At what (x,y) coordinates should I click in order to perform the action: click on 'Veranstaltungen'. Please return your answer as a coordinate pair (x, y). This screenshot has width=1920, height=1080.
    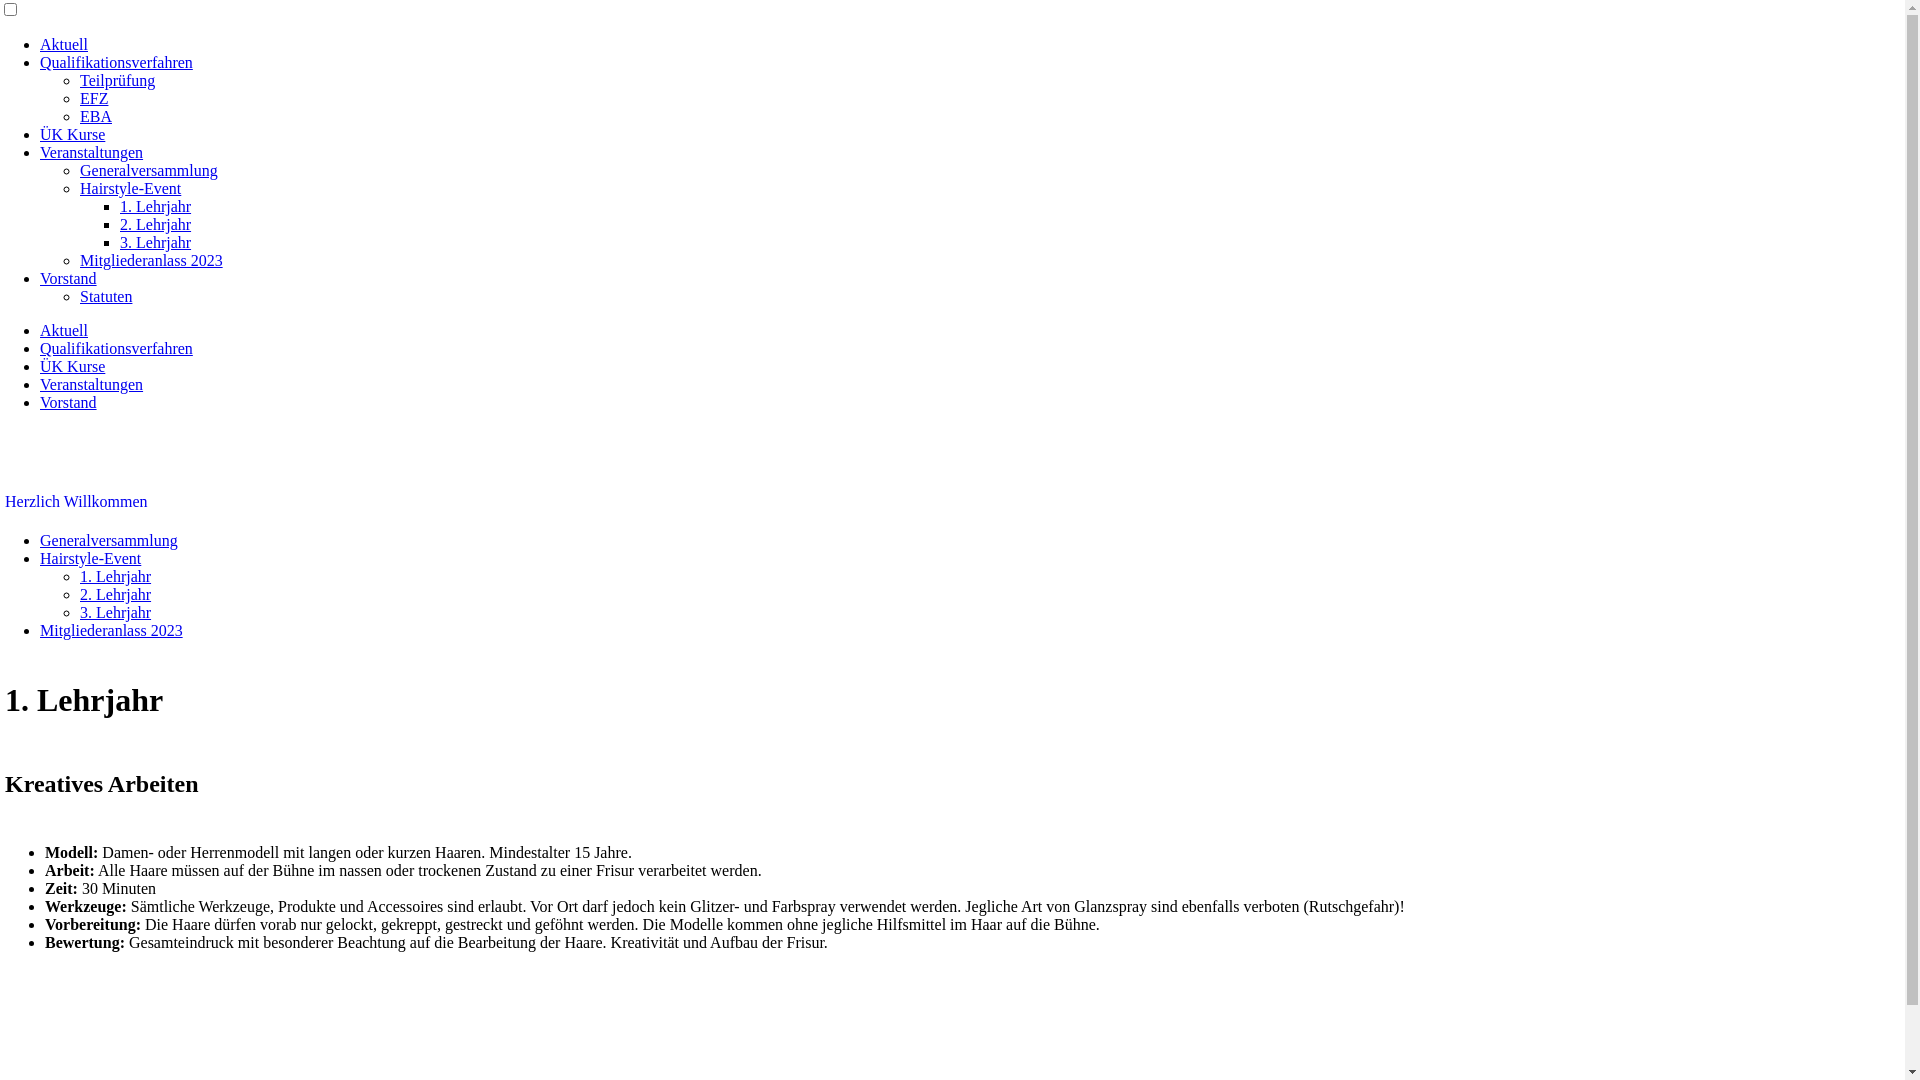
    Looking at the image, I should click on (90, 384).